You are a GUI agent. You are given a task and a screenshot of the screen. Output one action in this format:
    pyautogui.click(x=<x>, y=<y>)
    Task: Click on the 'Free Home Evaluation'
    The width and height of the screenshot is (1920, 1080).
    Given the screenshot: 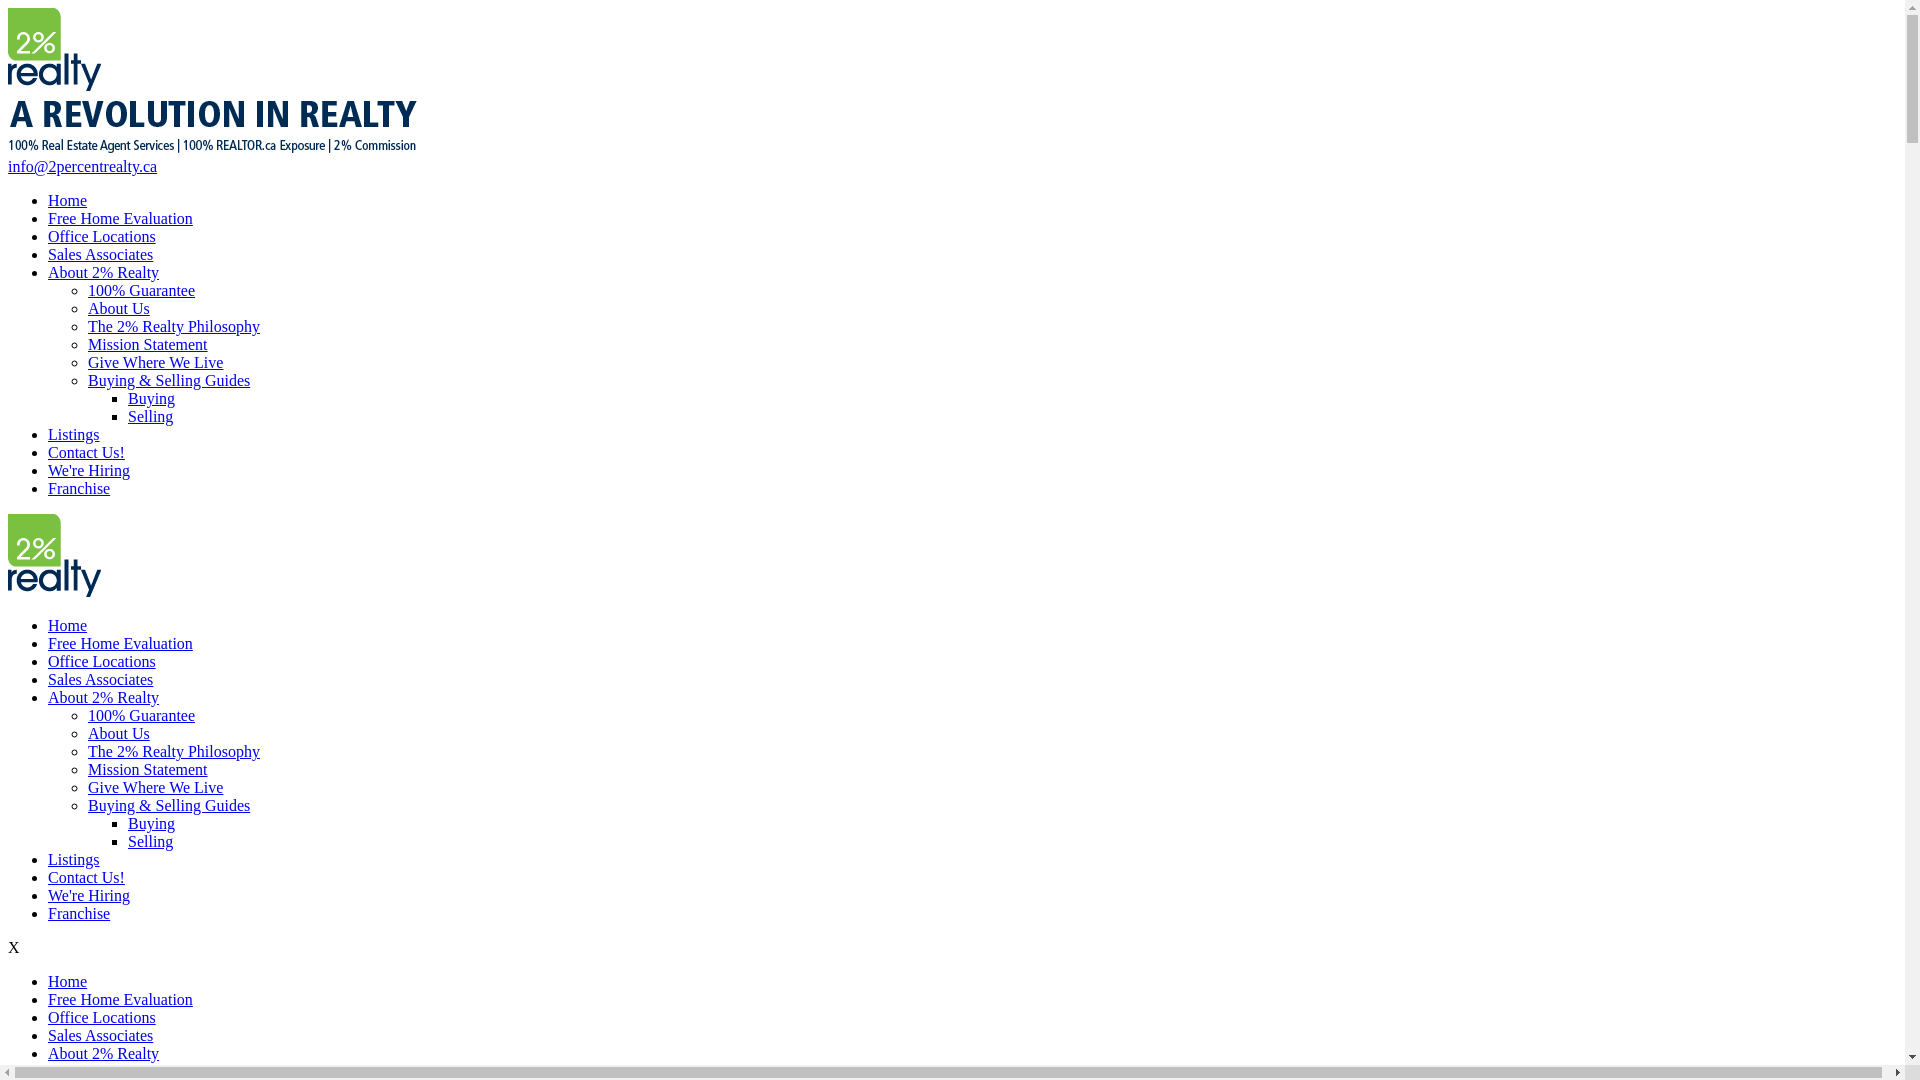 What is the action you would take?
    pyautogui.click(x=119, y=218)
    